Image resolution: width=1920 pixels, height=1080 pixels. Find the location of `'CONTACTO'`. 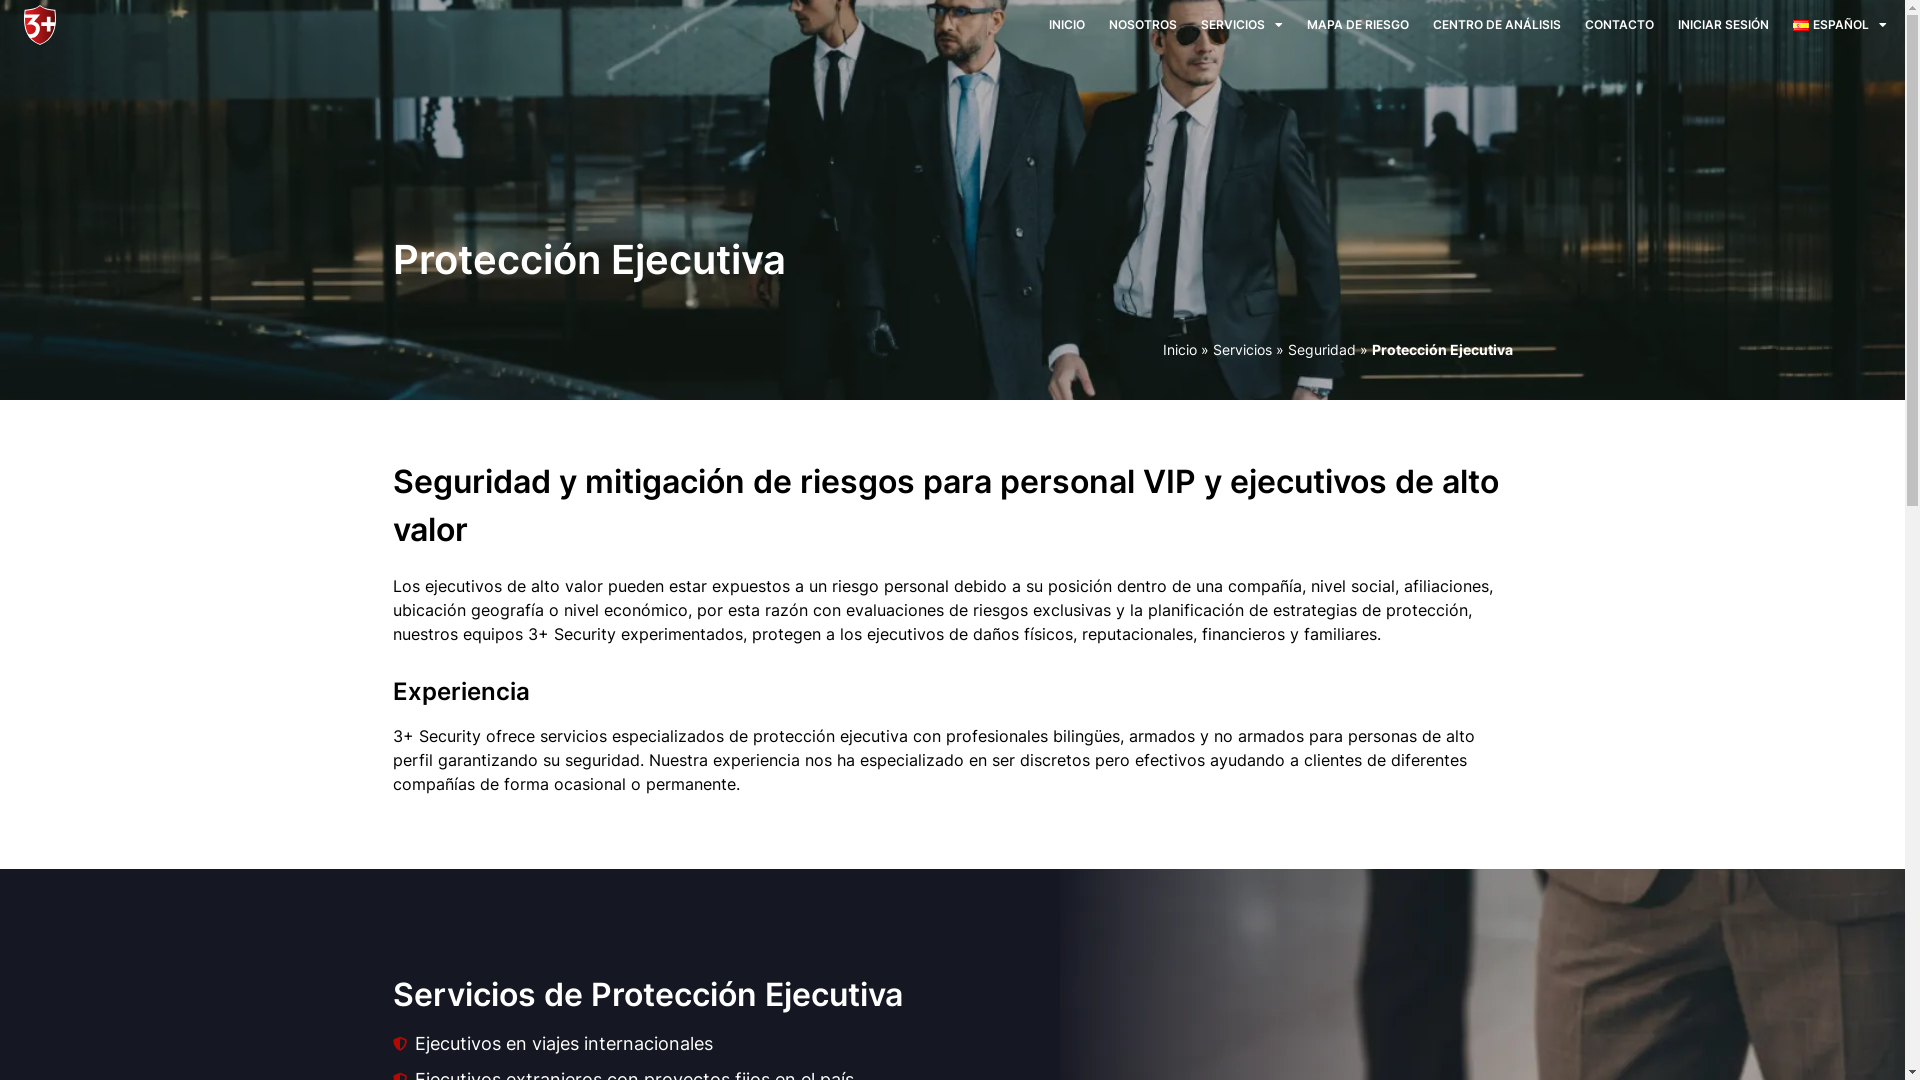

'CONTACTO' is located at coordinates (1572, 24).